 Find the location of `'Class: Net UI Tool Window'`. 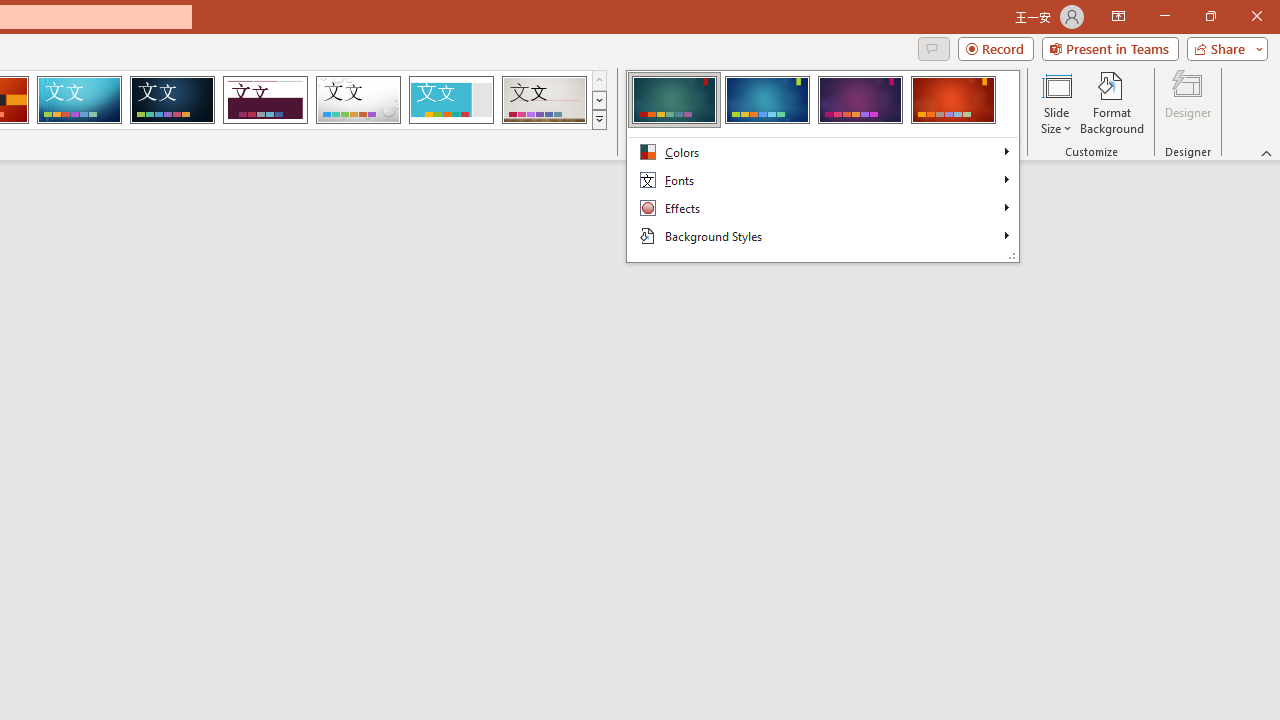

'Class: Net UI Tool Window' is located at coordinates (823, 165).